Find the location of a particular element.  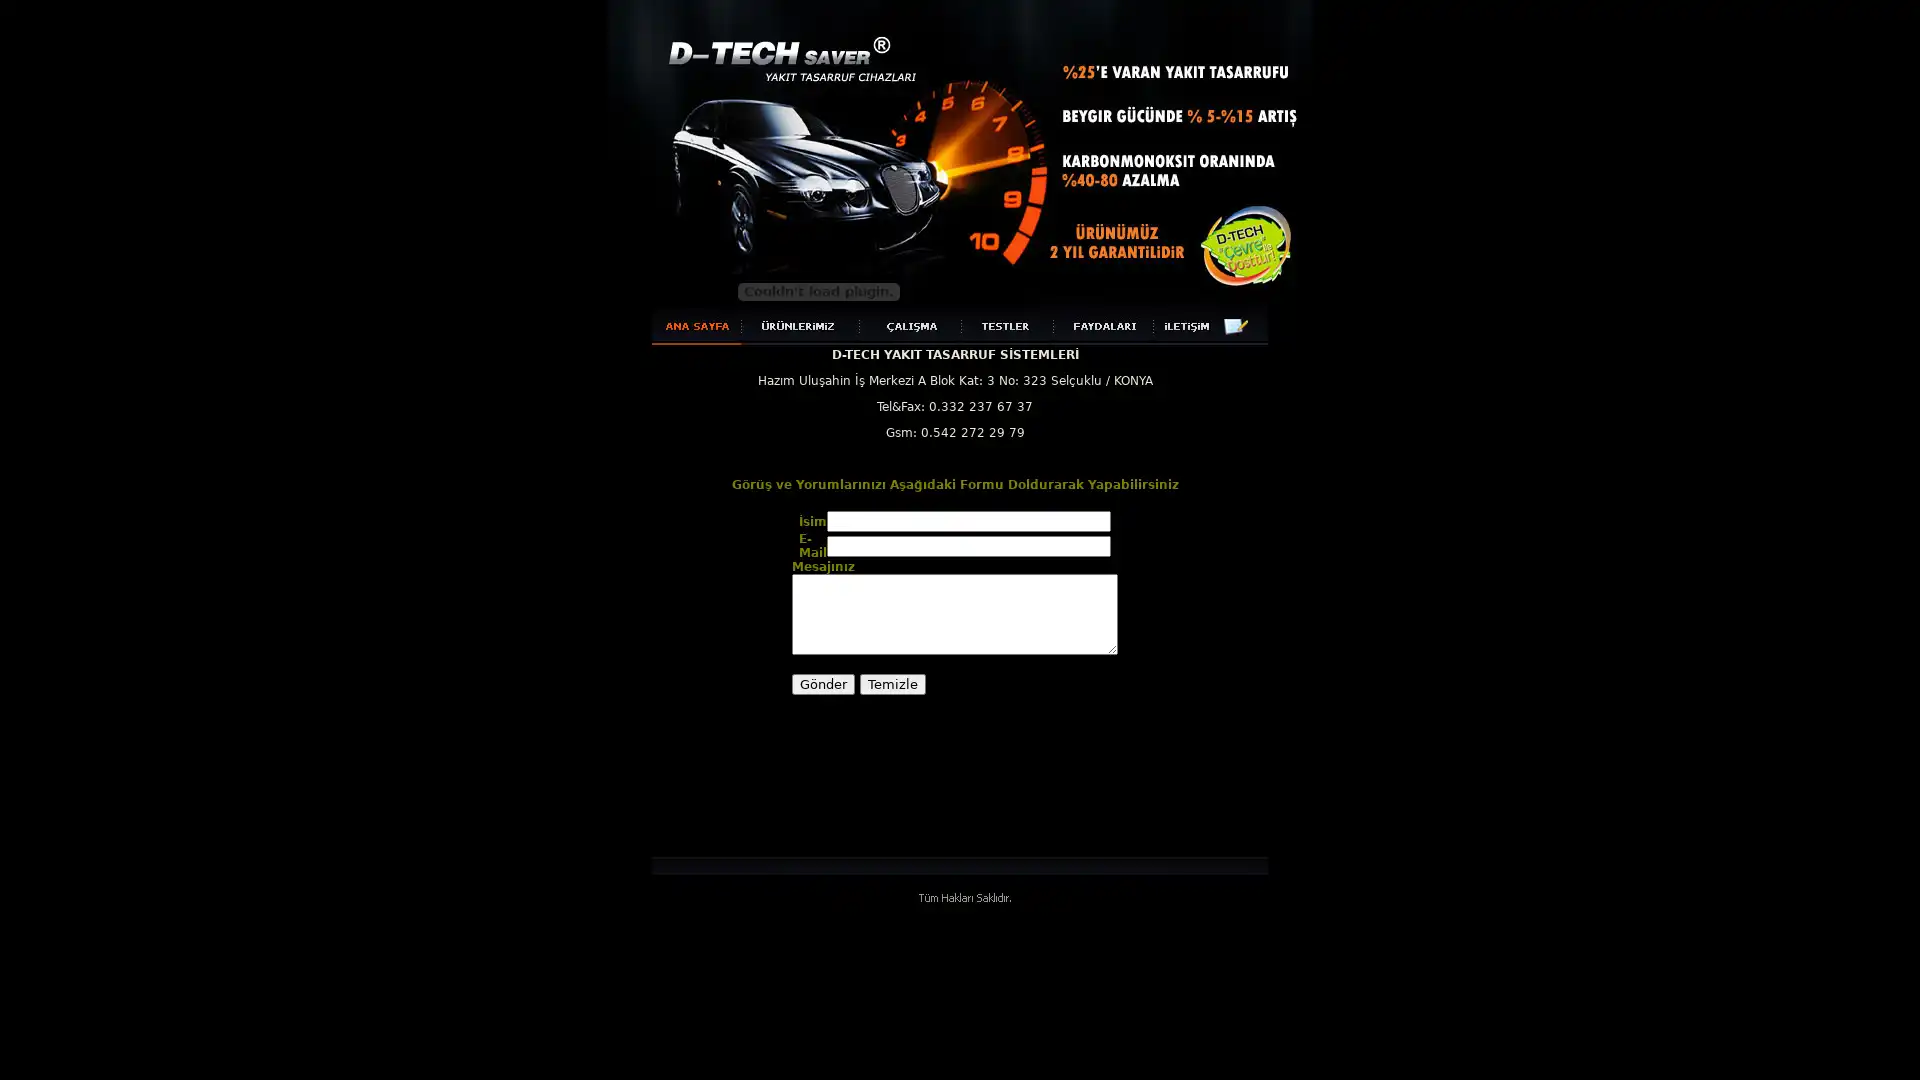

Gonder is located at coordinates (823, 683).